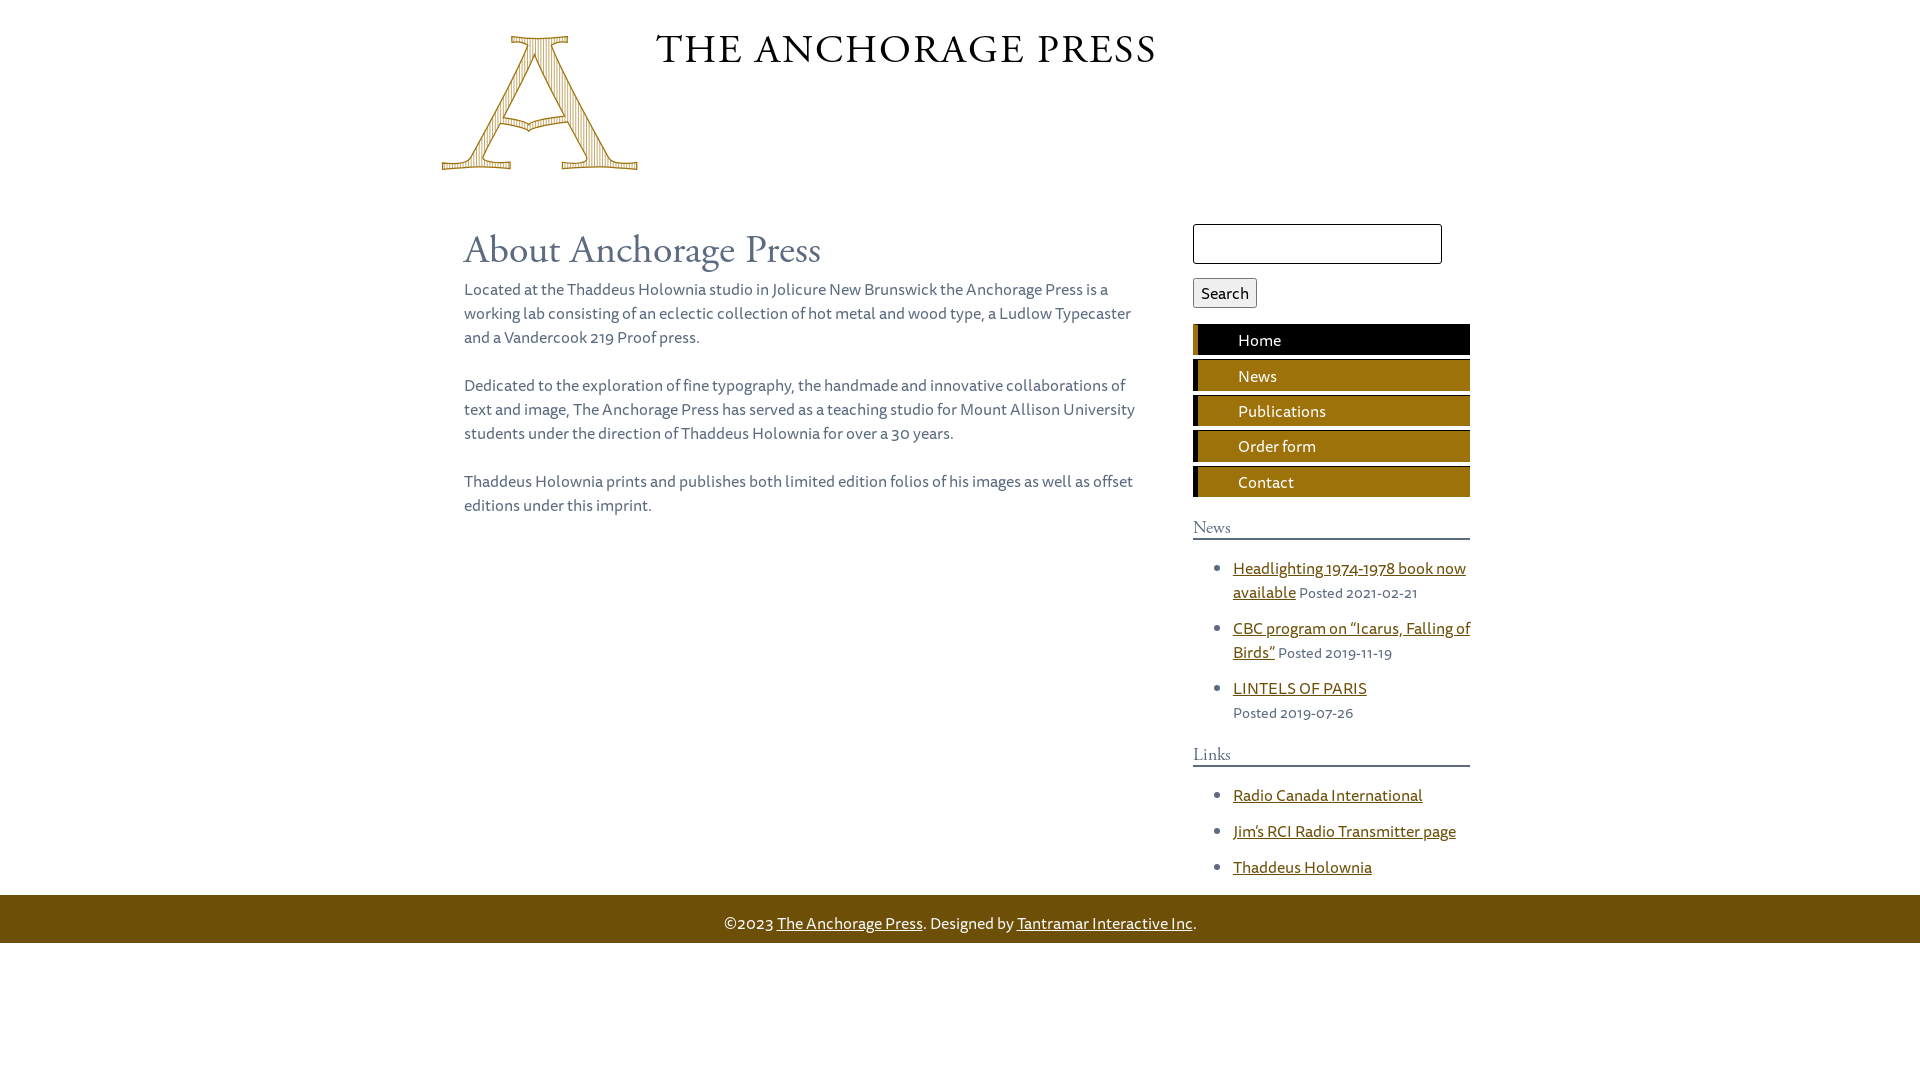 The height and width of the screenshot is (1080, 1920). What do you see at coordinates (1328, 793) in the screenshot?
I see `'Radio Canada International'` at bounding box center [1328, 793].